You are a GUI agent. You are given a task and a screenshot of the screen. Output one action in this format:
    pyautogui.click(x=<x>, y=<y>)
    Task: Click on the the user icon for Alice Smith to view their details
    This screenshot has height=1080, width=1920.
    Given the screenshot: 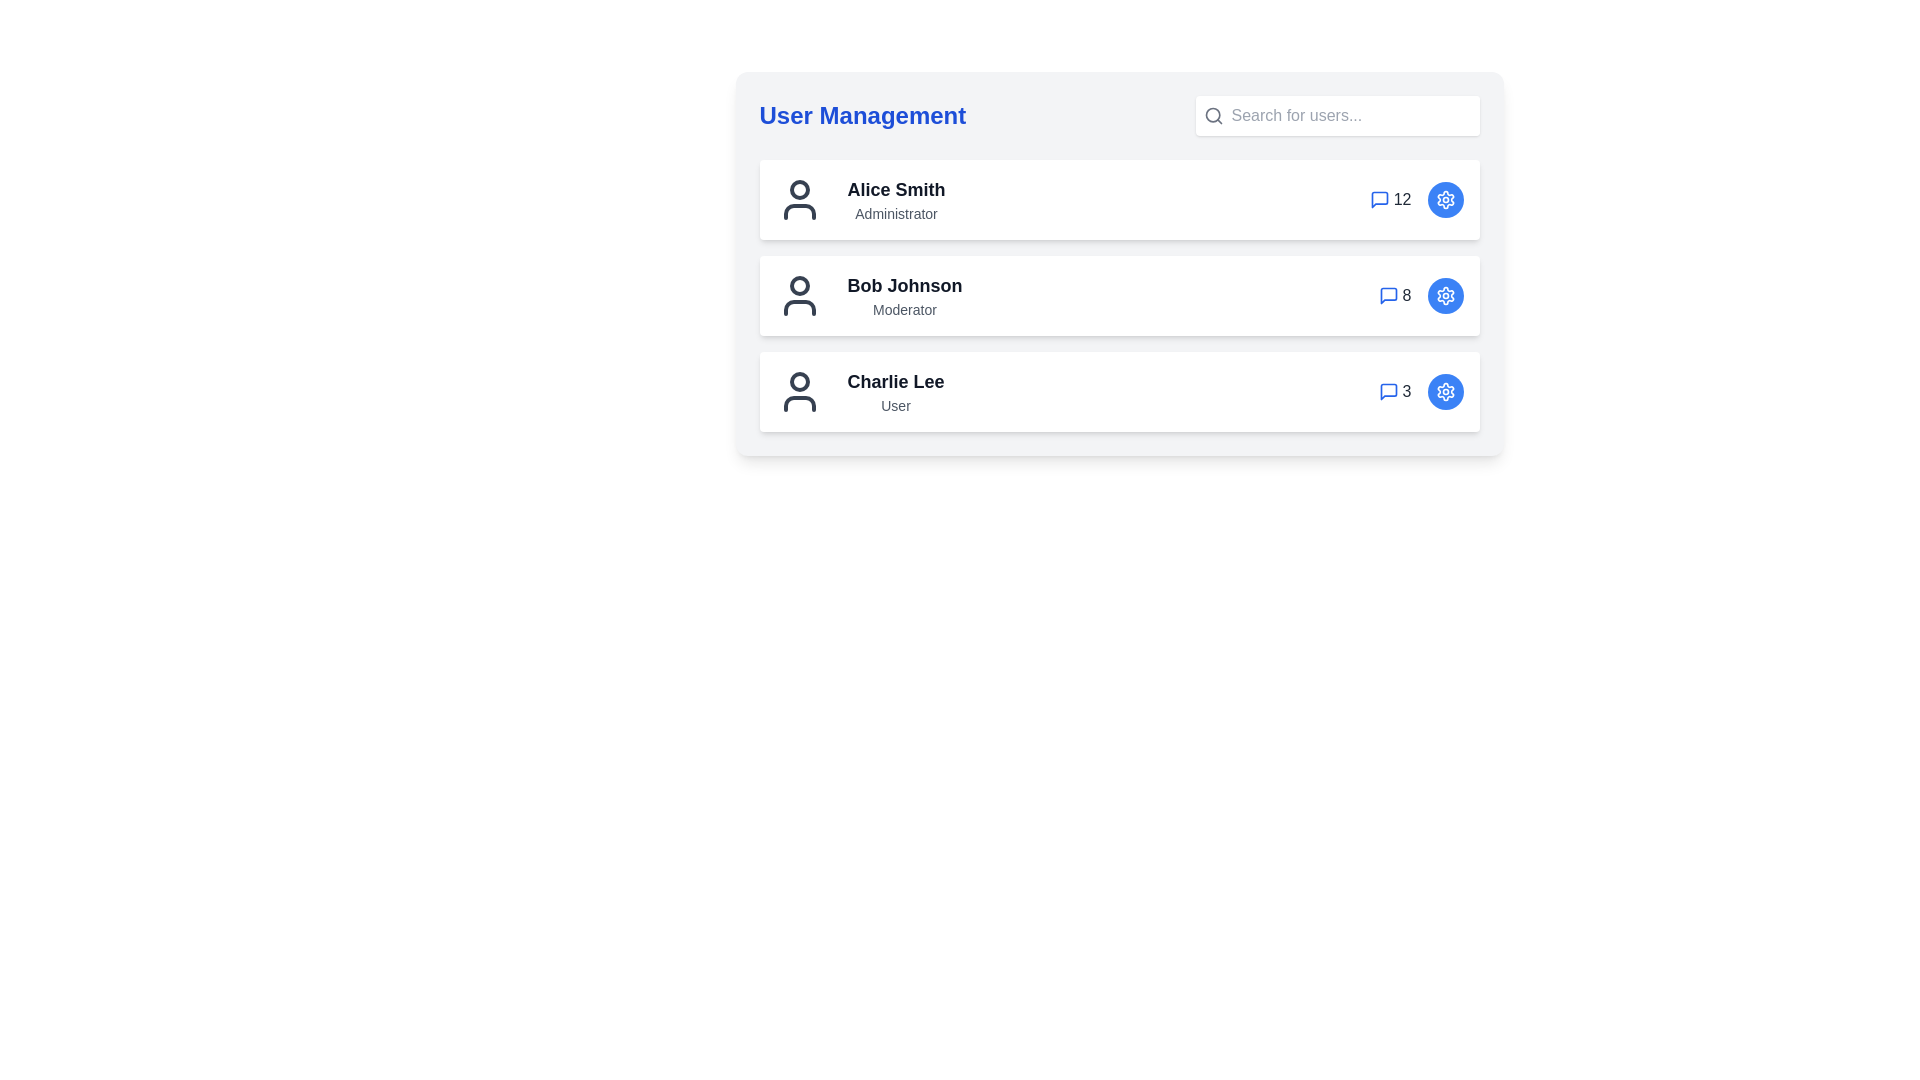 What is the action you would take?
    pyautogui.click(x=798, y=200)
    